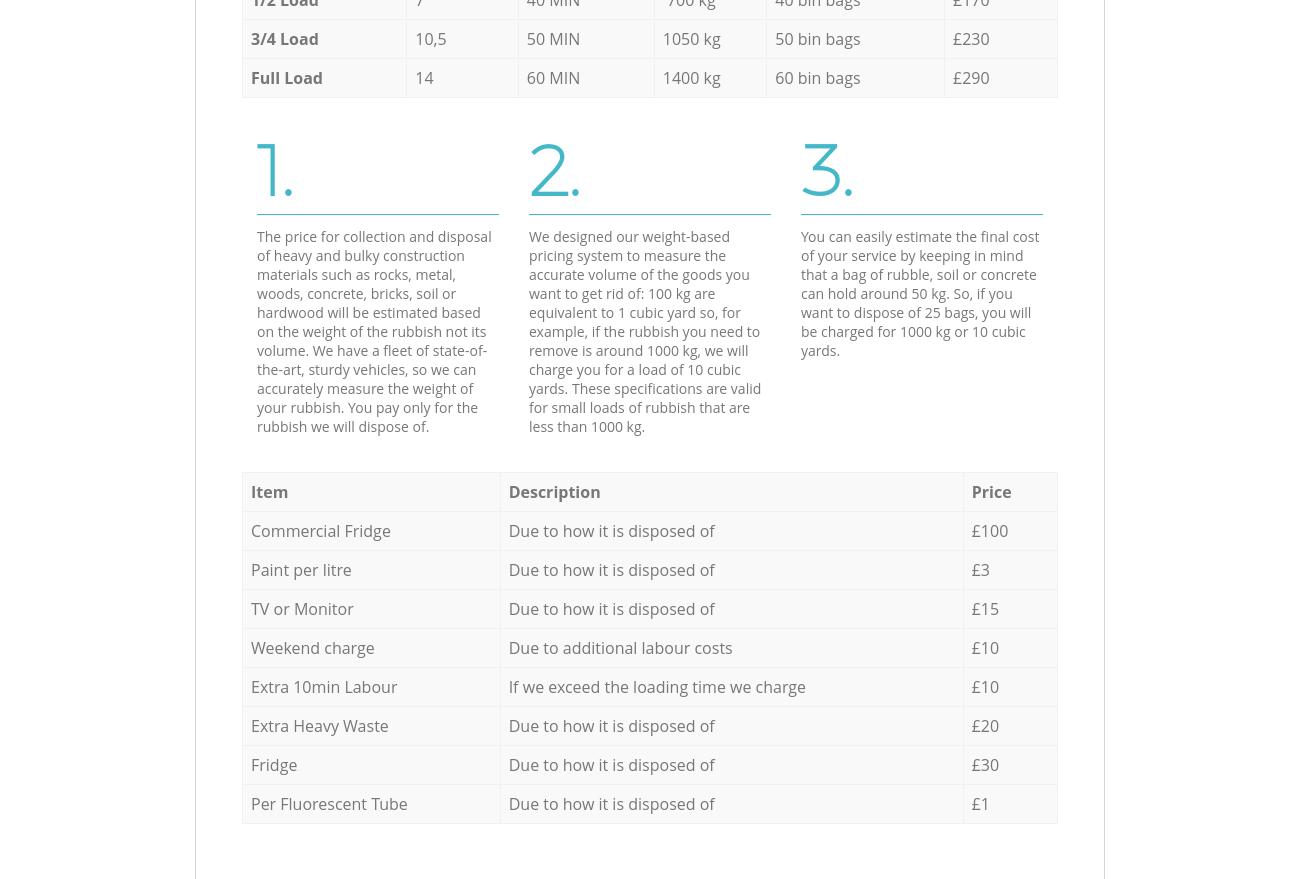  I want to click on 'TV or Monitor', so click(301, 608).